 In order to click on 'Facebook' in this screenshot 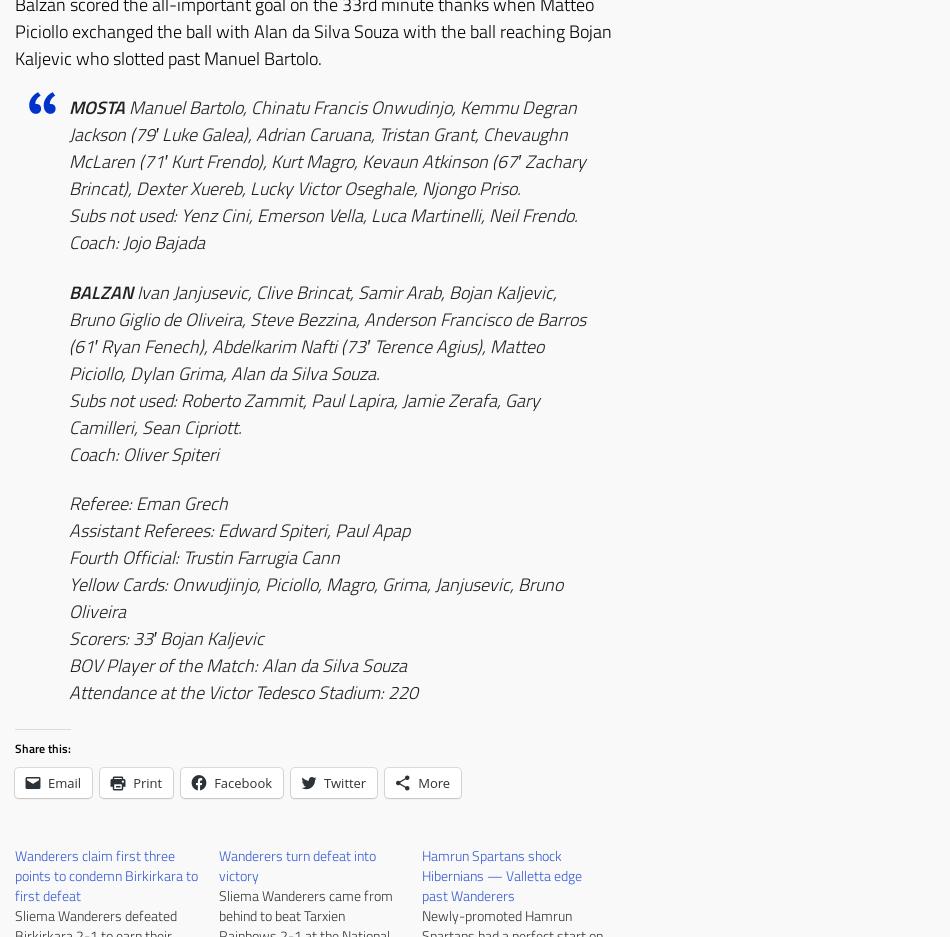, I will do `click(242, 782)`.